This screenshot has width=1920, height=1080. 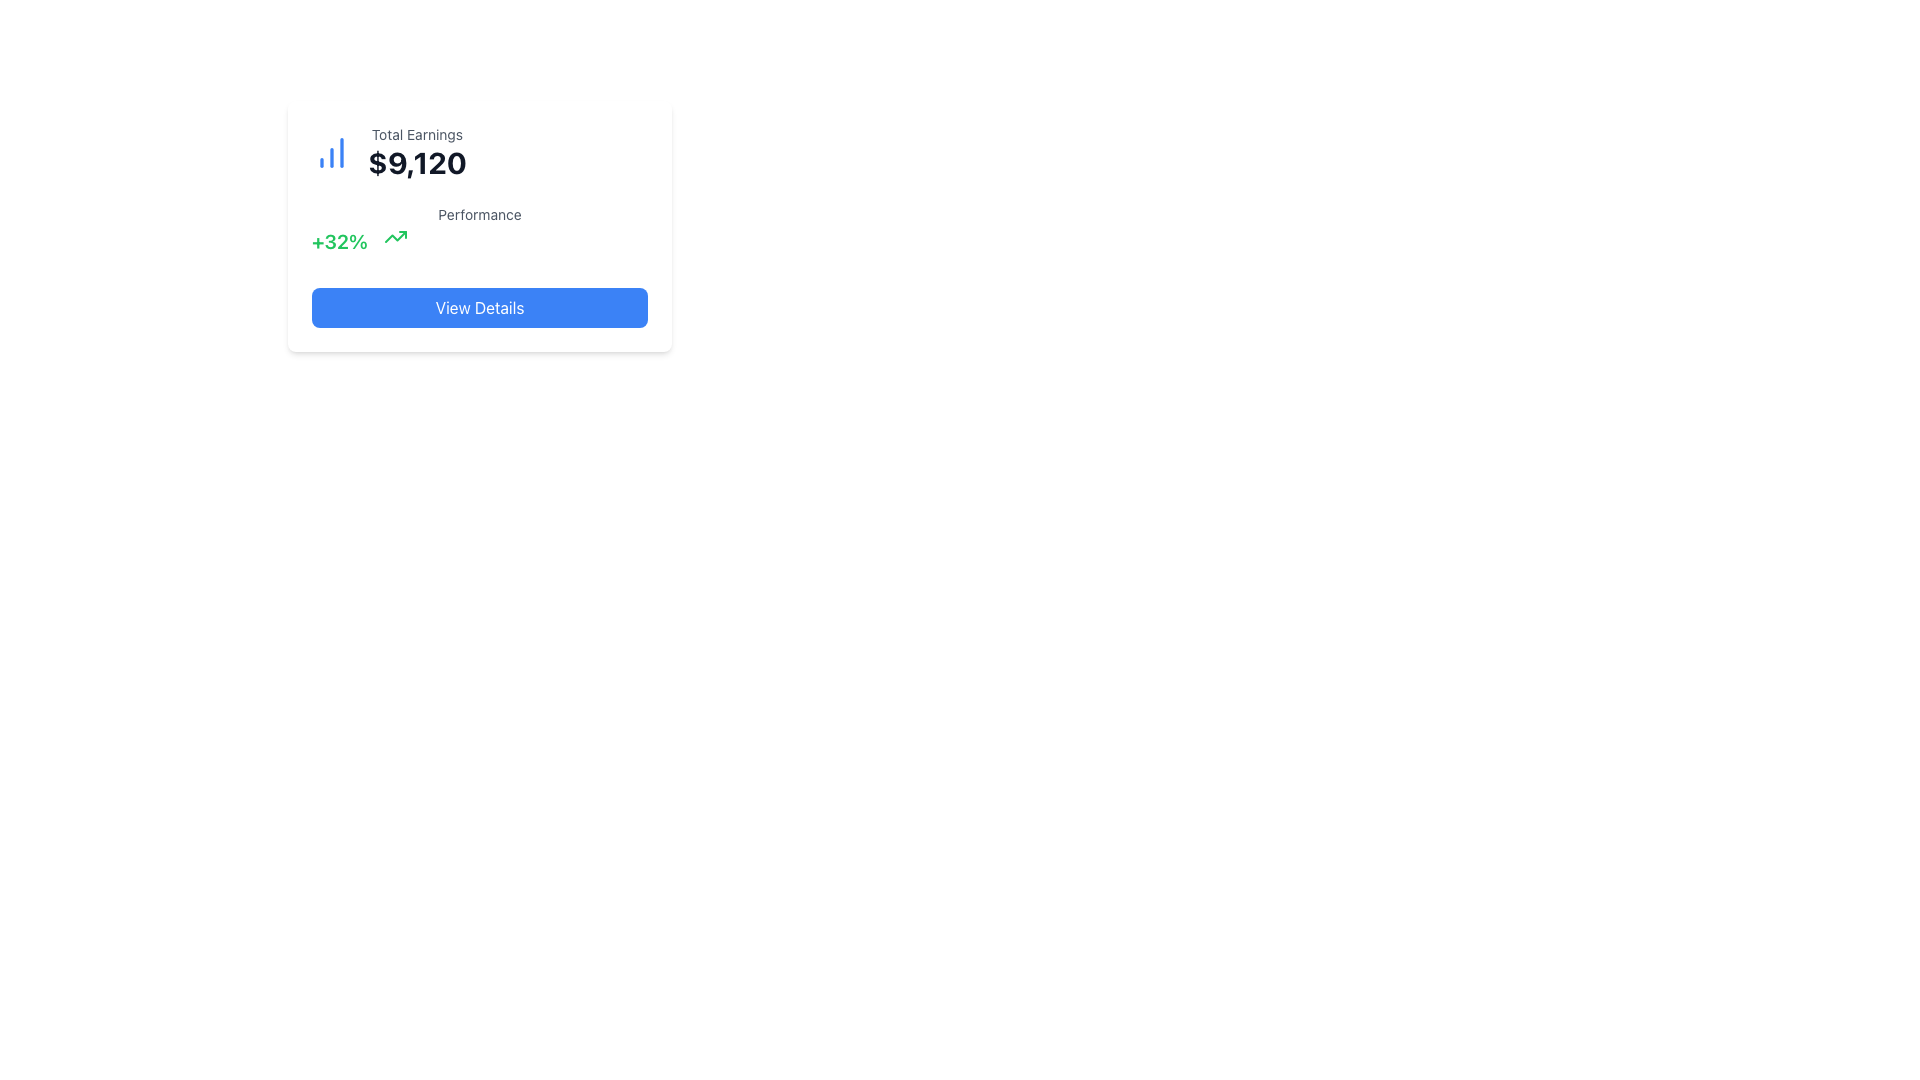 What do you see at coordinates (395, 235) in the screenshot?
I see `the small upward trending green arrow icon representing performance, which is located next to the text '+32%' and above the 'Performance' label` at bounding box center [395, 235].